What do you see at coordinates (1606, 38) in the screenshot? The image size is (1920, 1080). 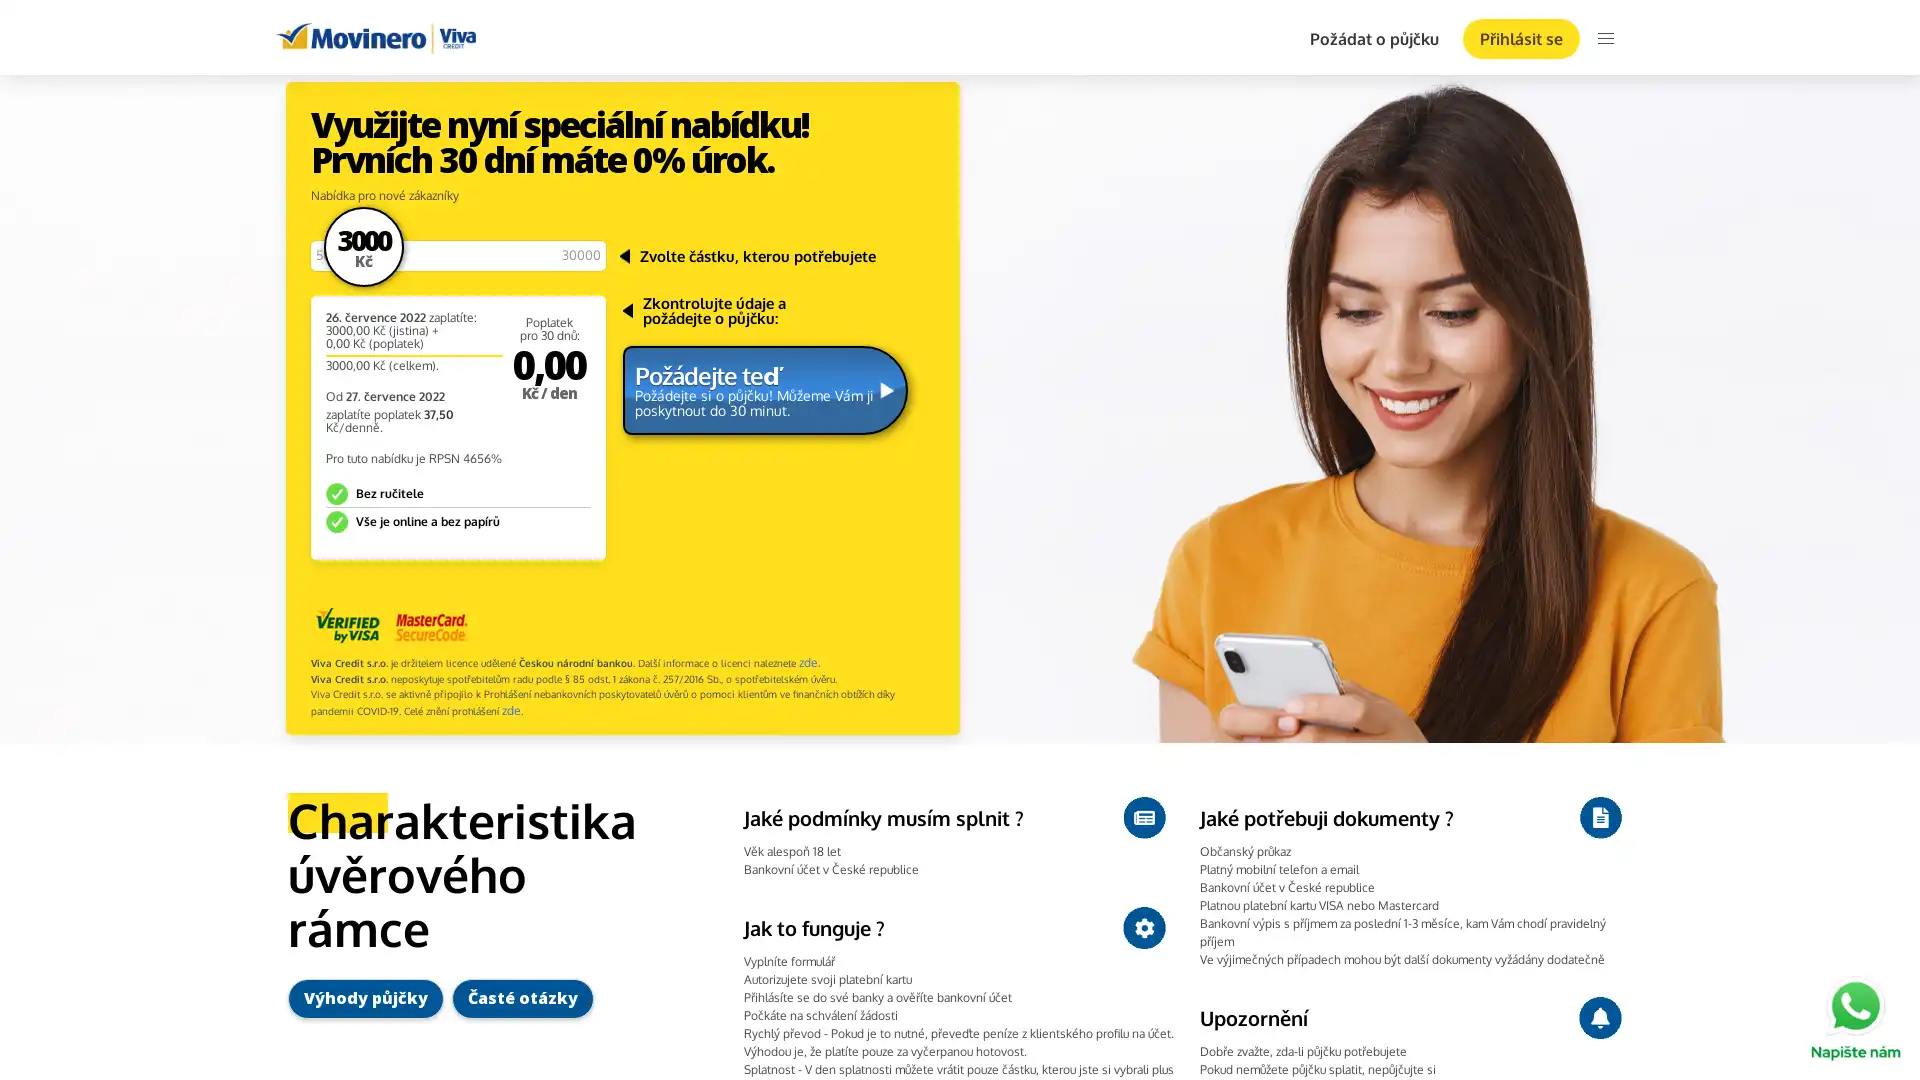 I see `menu` at bounding box center [1606, 38].